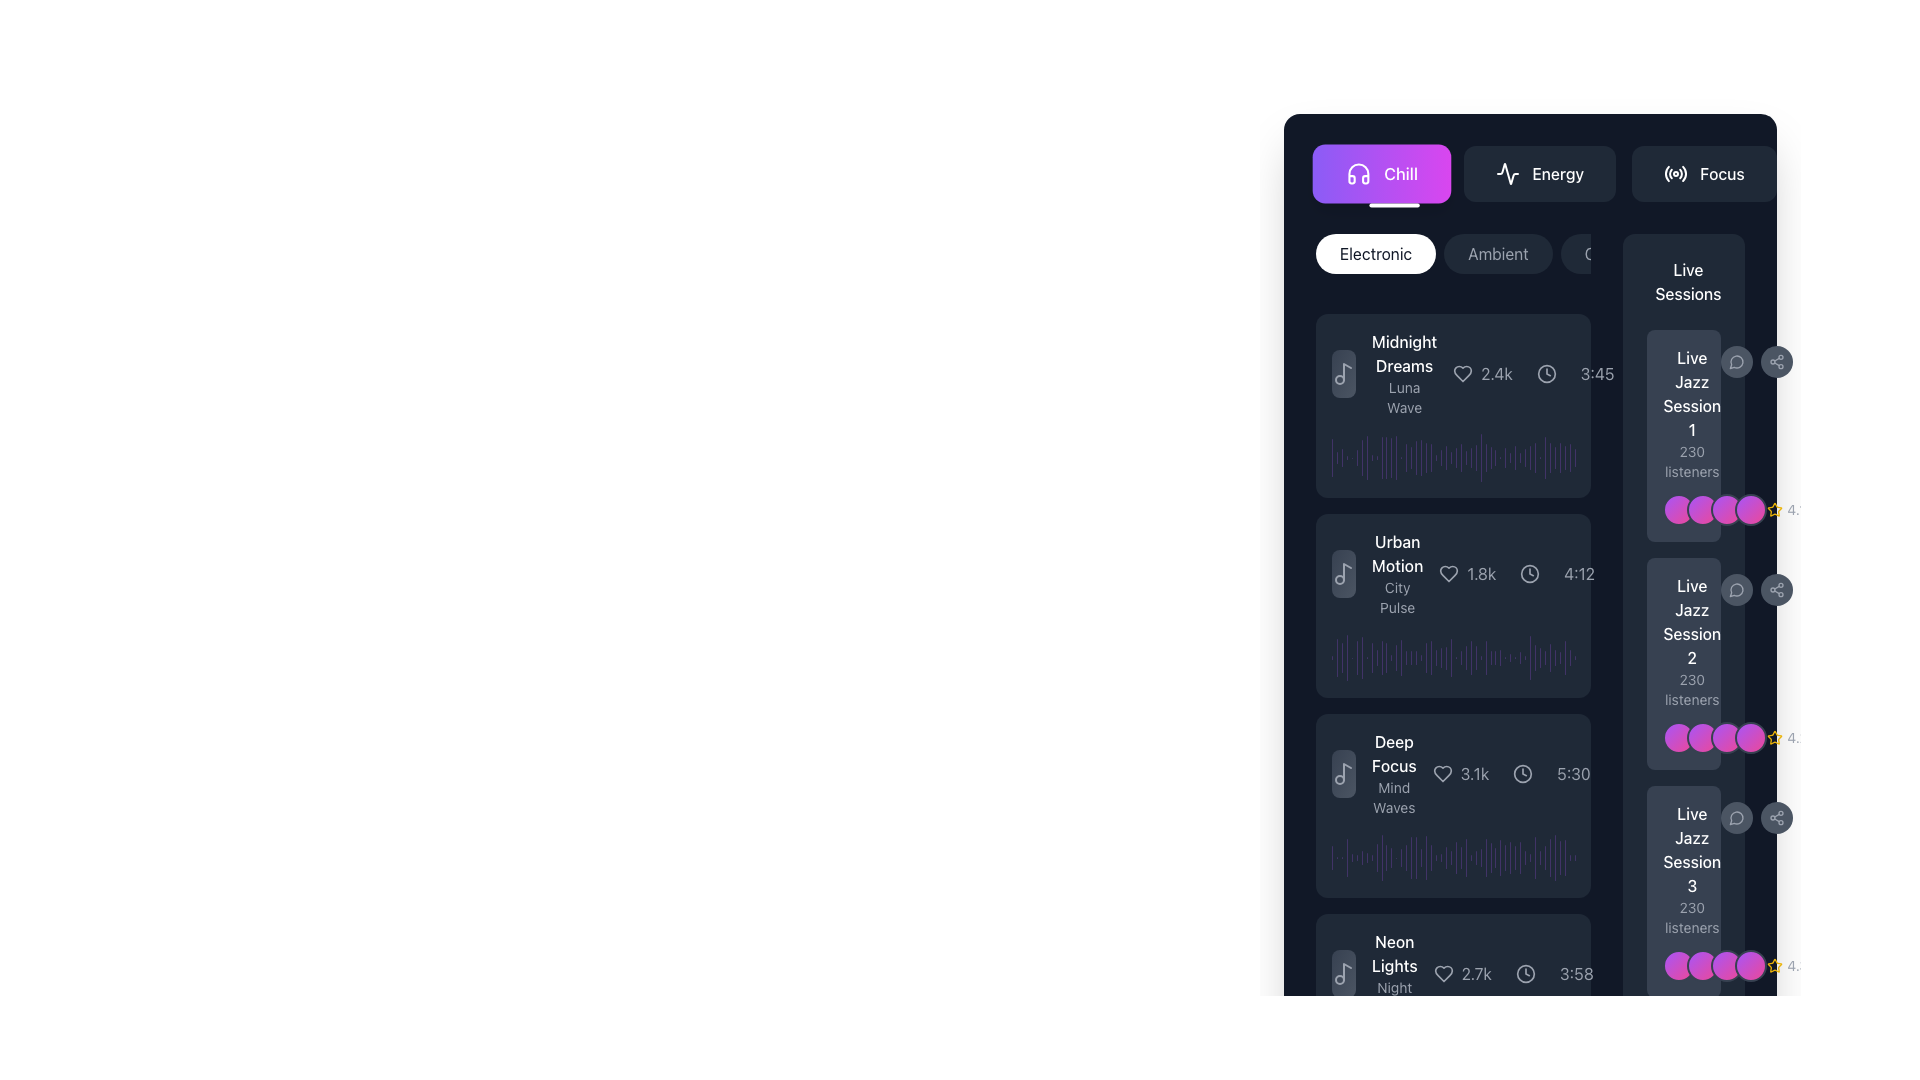 The width and height of the screenshot is (1920, 1080). What do you see at coordinates (1702, 508) in the screenshot?
I see `the second circular decorative element representing a user or status, located next to the 'Live Jazz Session 1' block` at bounding box center [1702, 508].